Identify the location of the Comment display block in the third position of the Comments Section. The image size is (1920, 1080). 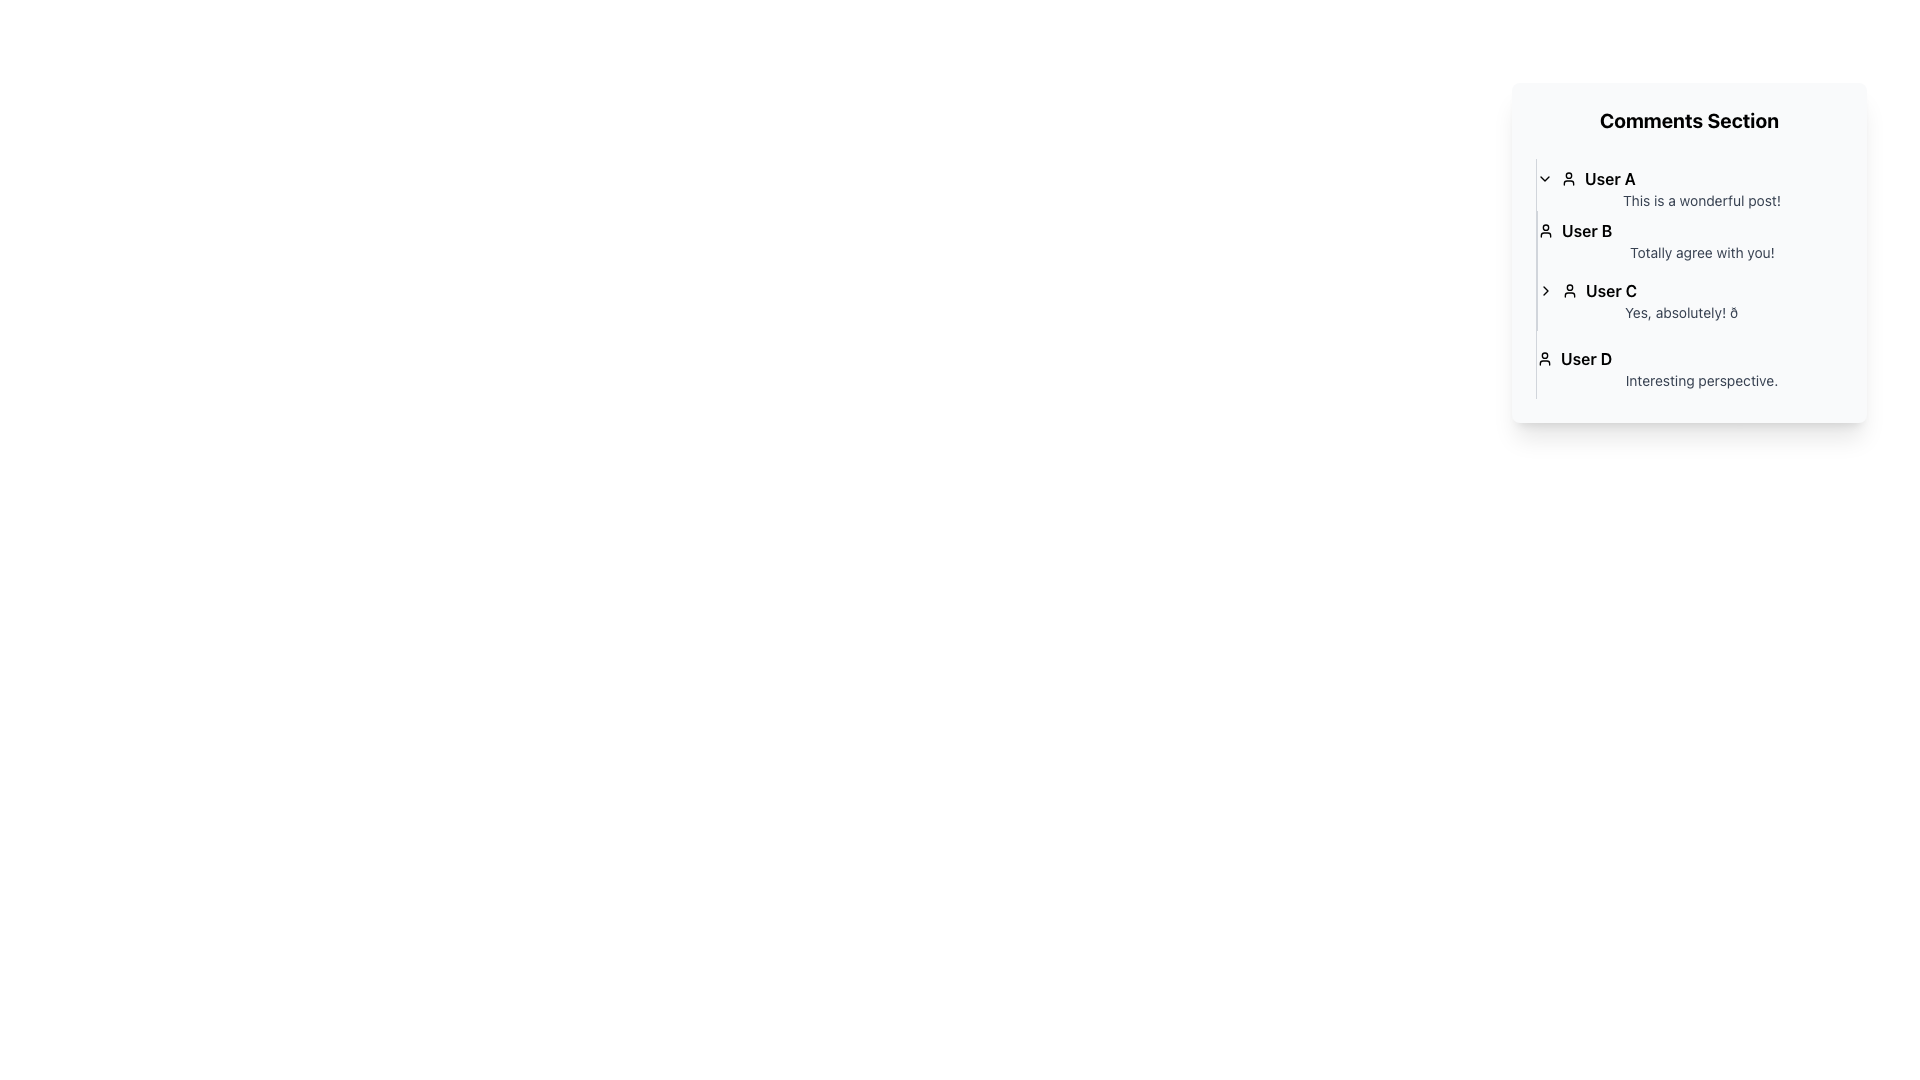
(1688, 278).